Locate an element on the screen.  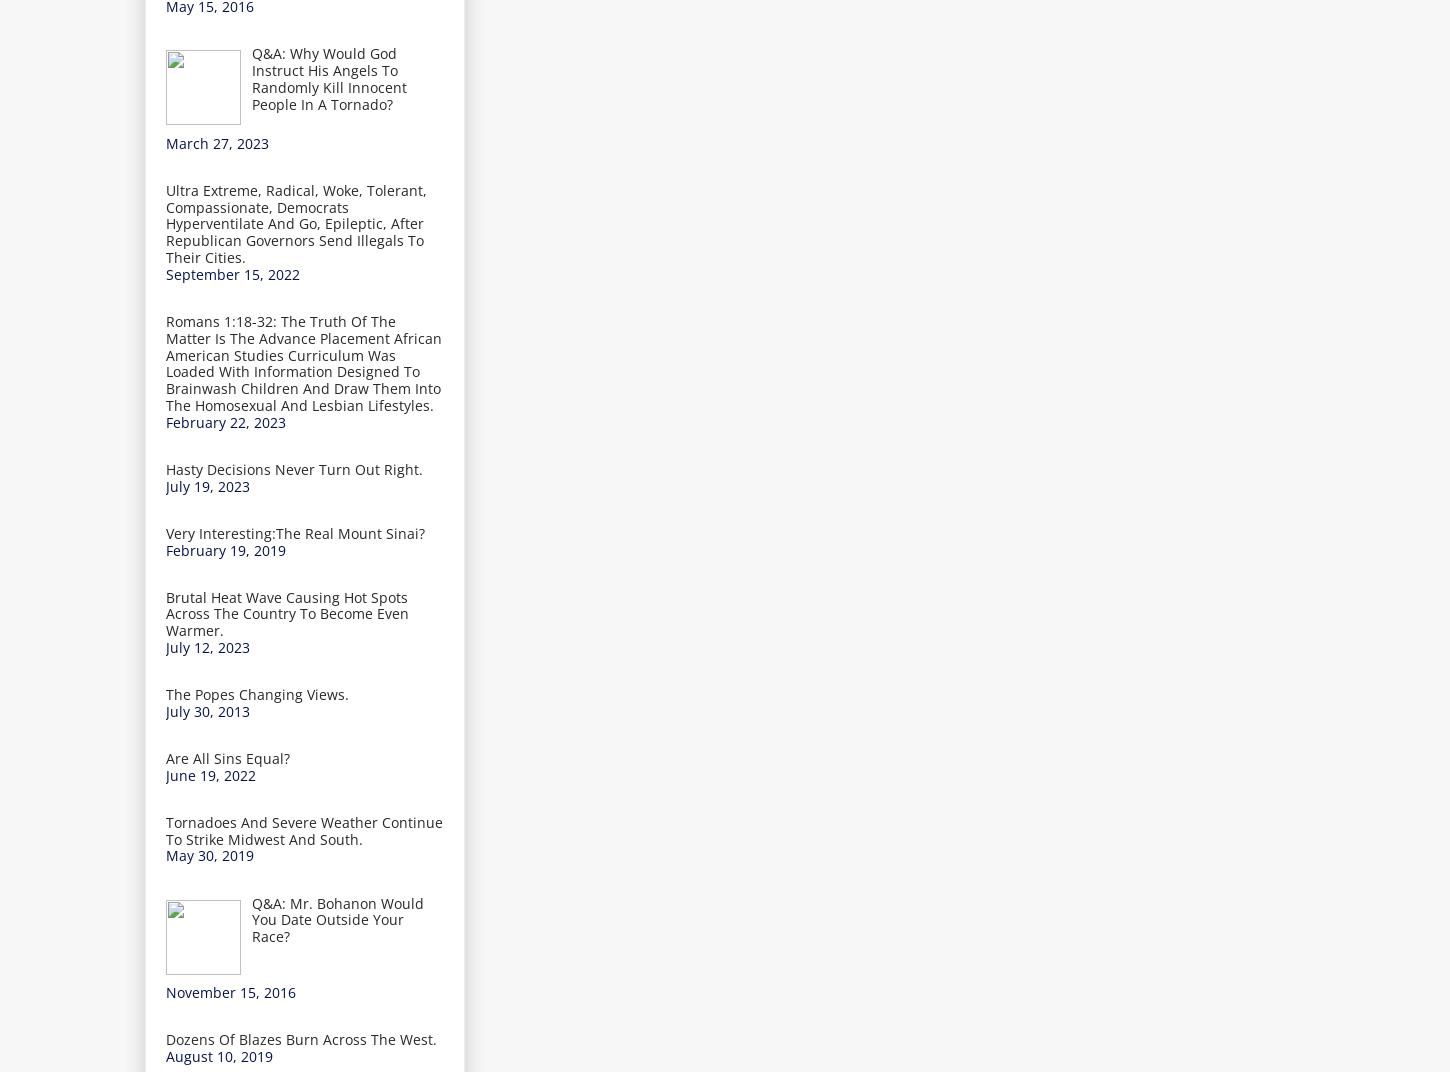
'November 15, 2016' is located at coordinates (229, 991).